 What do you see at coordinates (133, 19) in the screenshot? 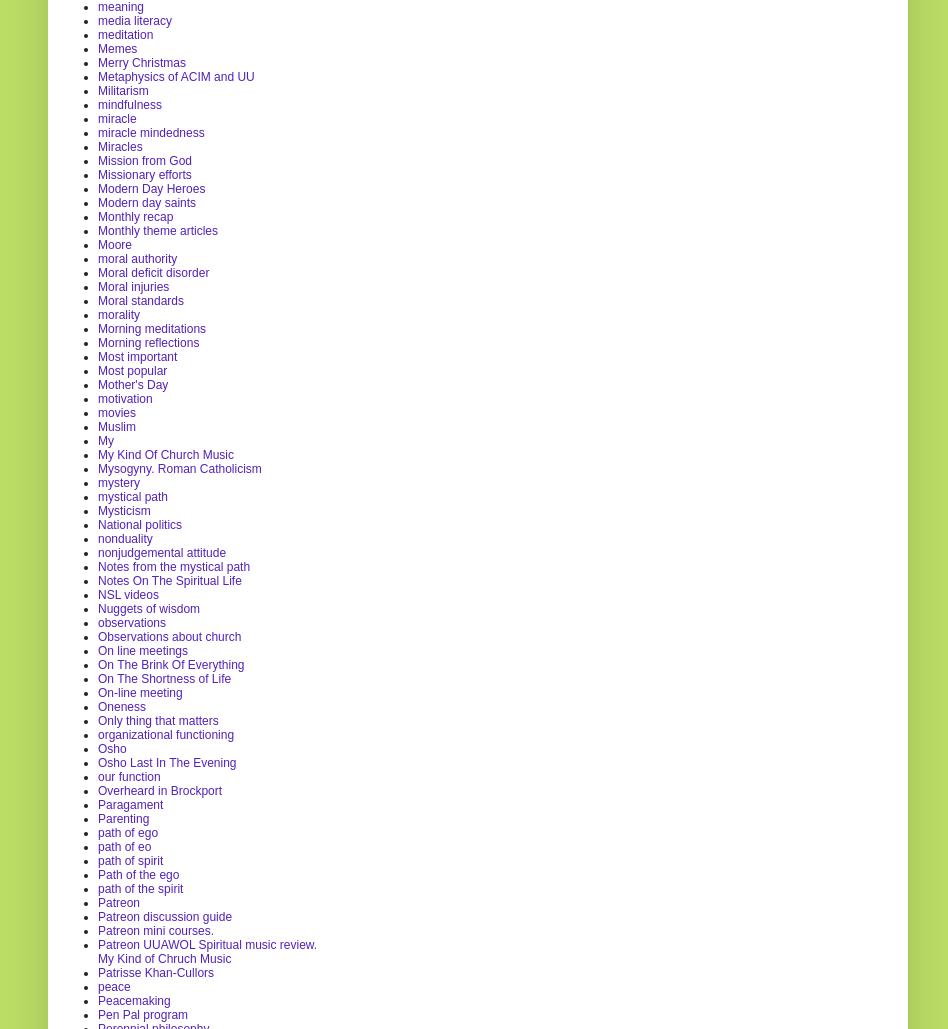
I see `'media literacy'` at bounding box center [133, 19].